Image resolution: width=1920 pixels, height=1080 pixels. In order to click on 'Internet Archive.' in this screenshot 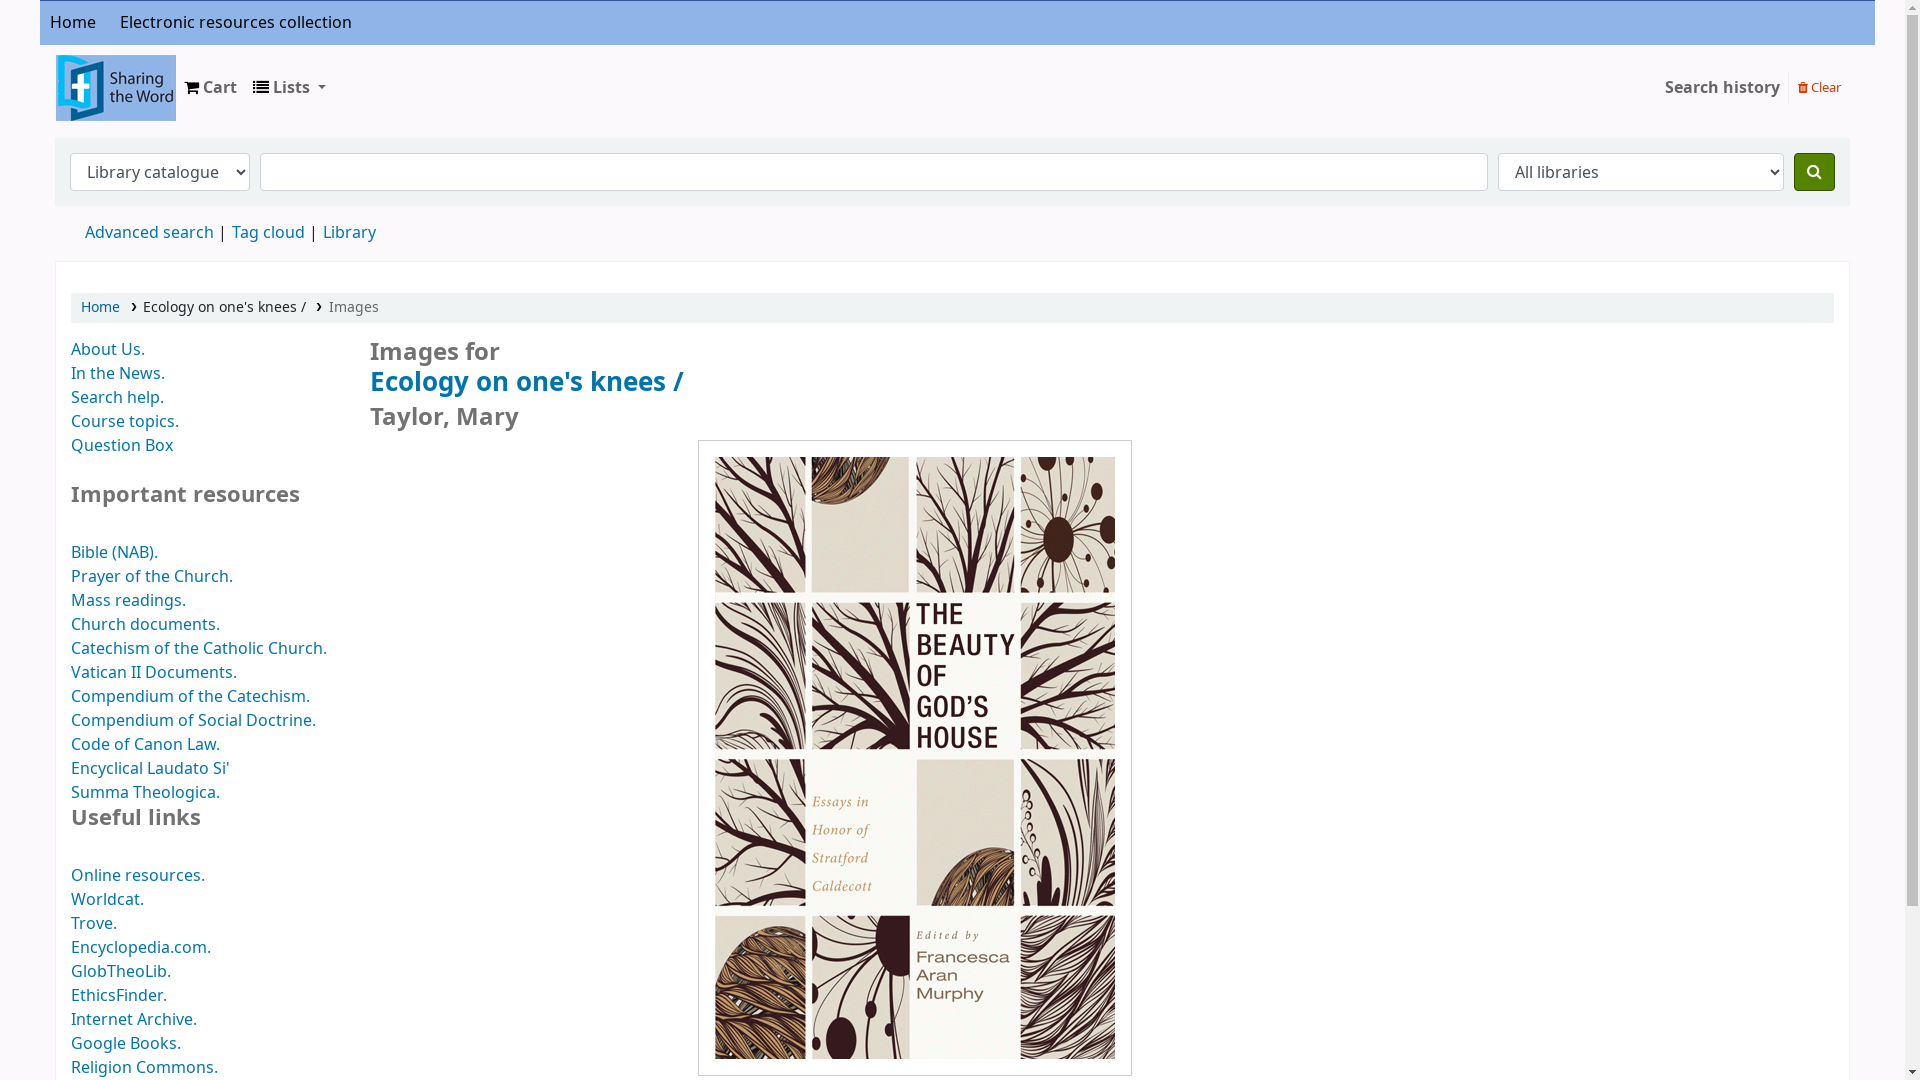, I will do `click(133, 1019)`.